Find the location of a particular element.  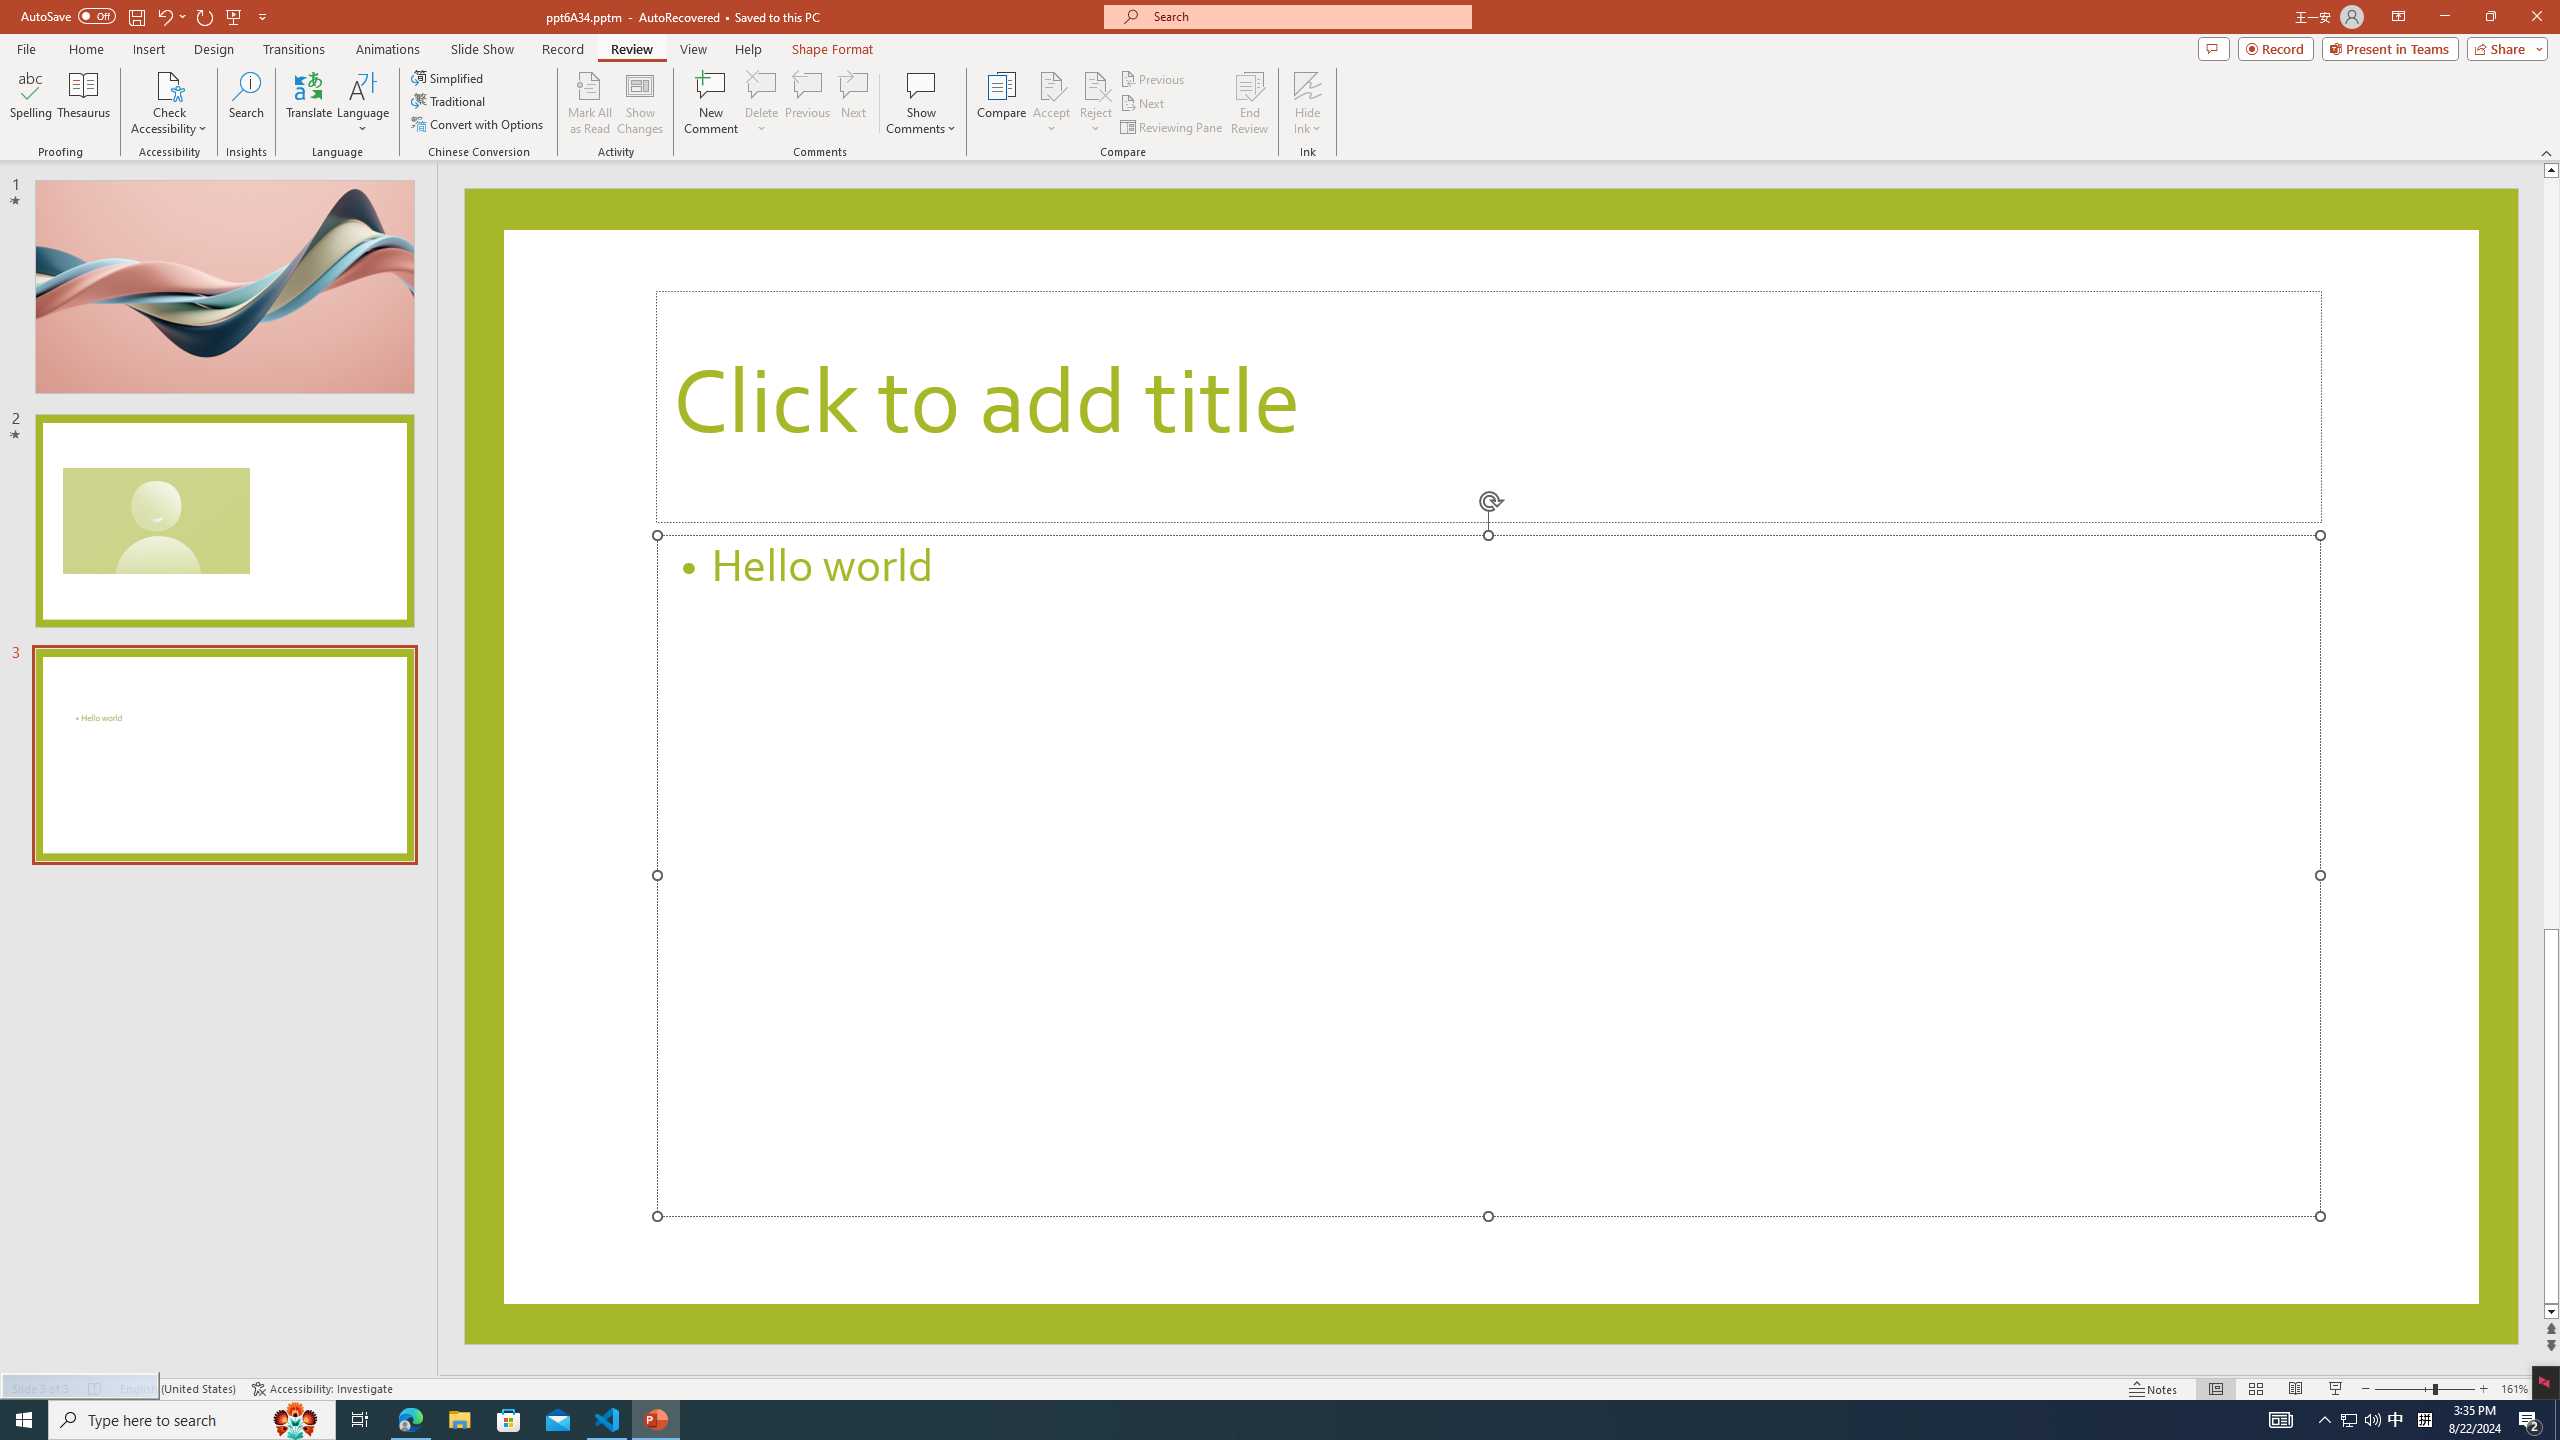

'Translate' is located at coordinates (309, 103).